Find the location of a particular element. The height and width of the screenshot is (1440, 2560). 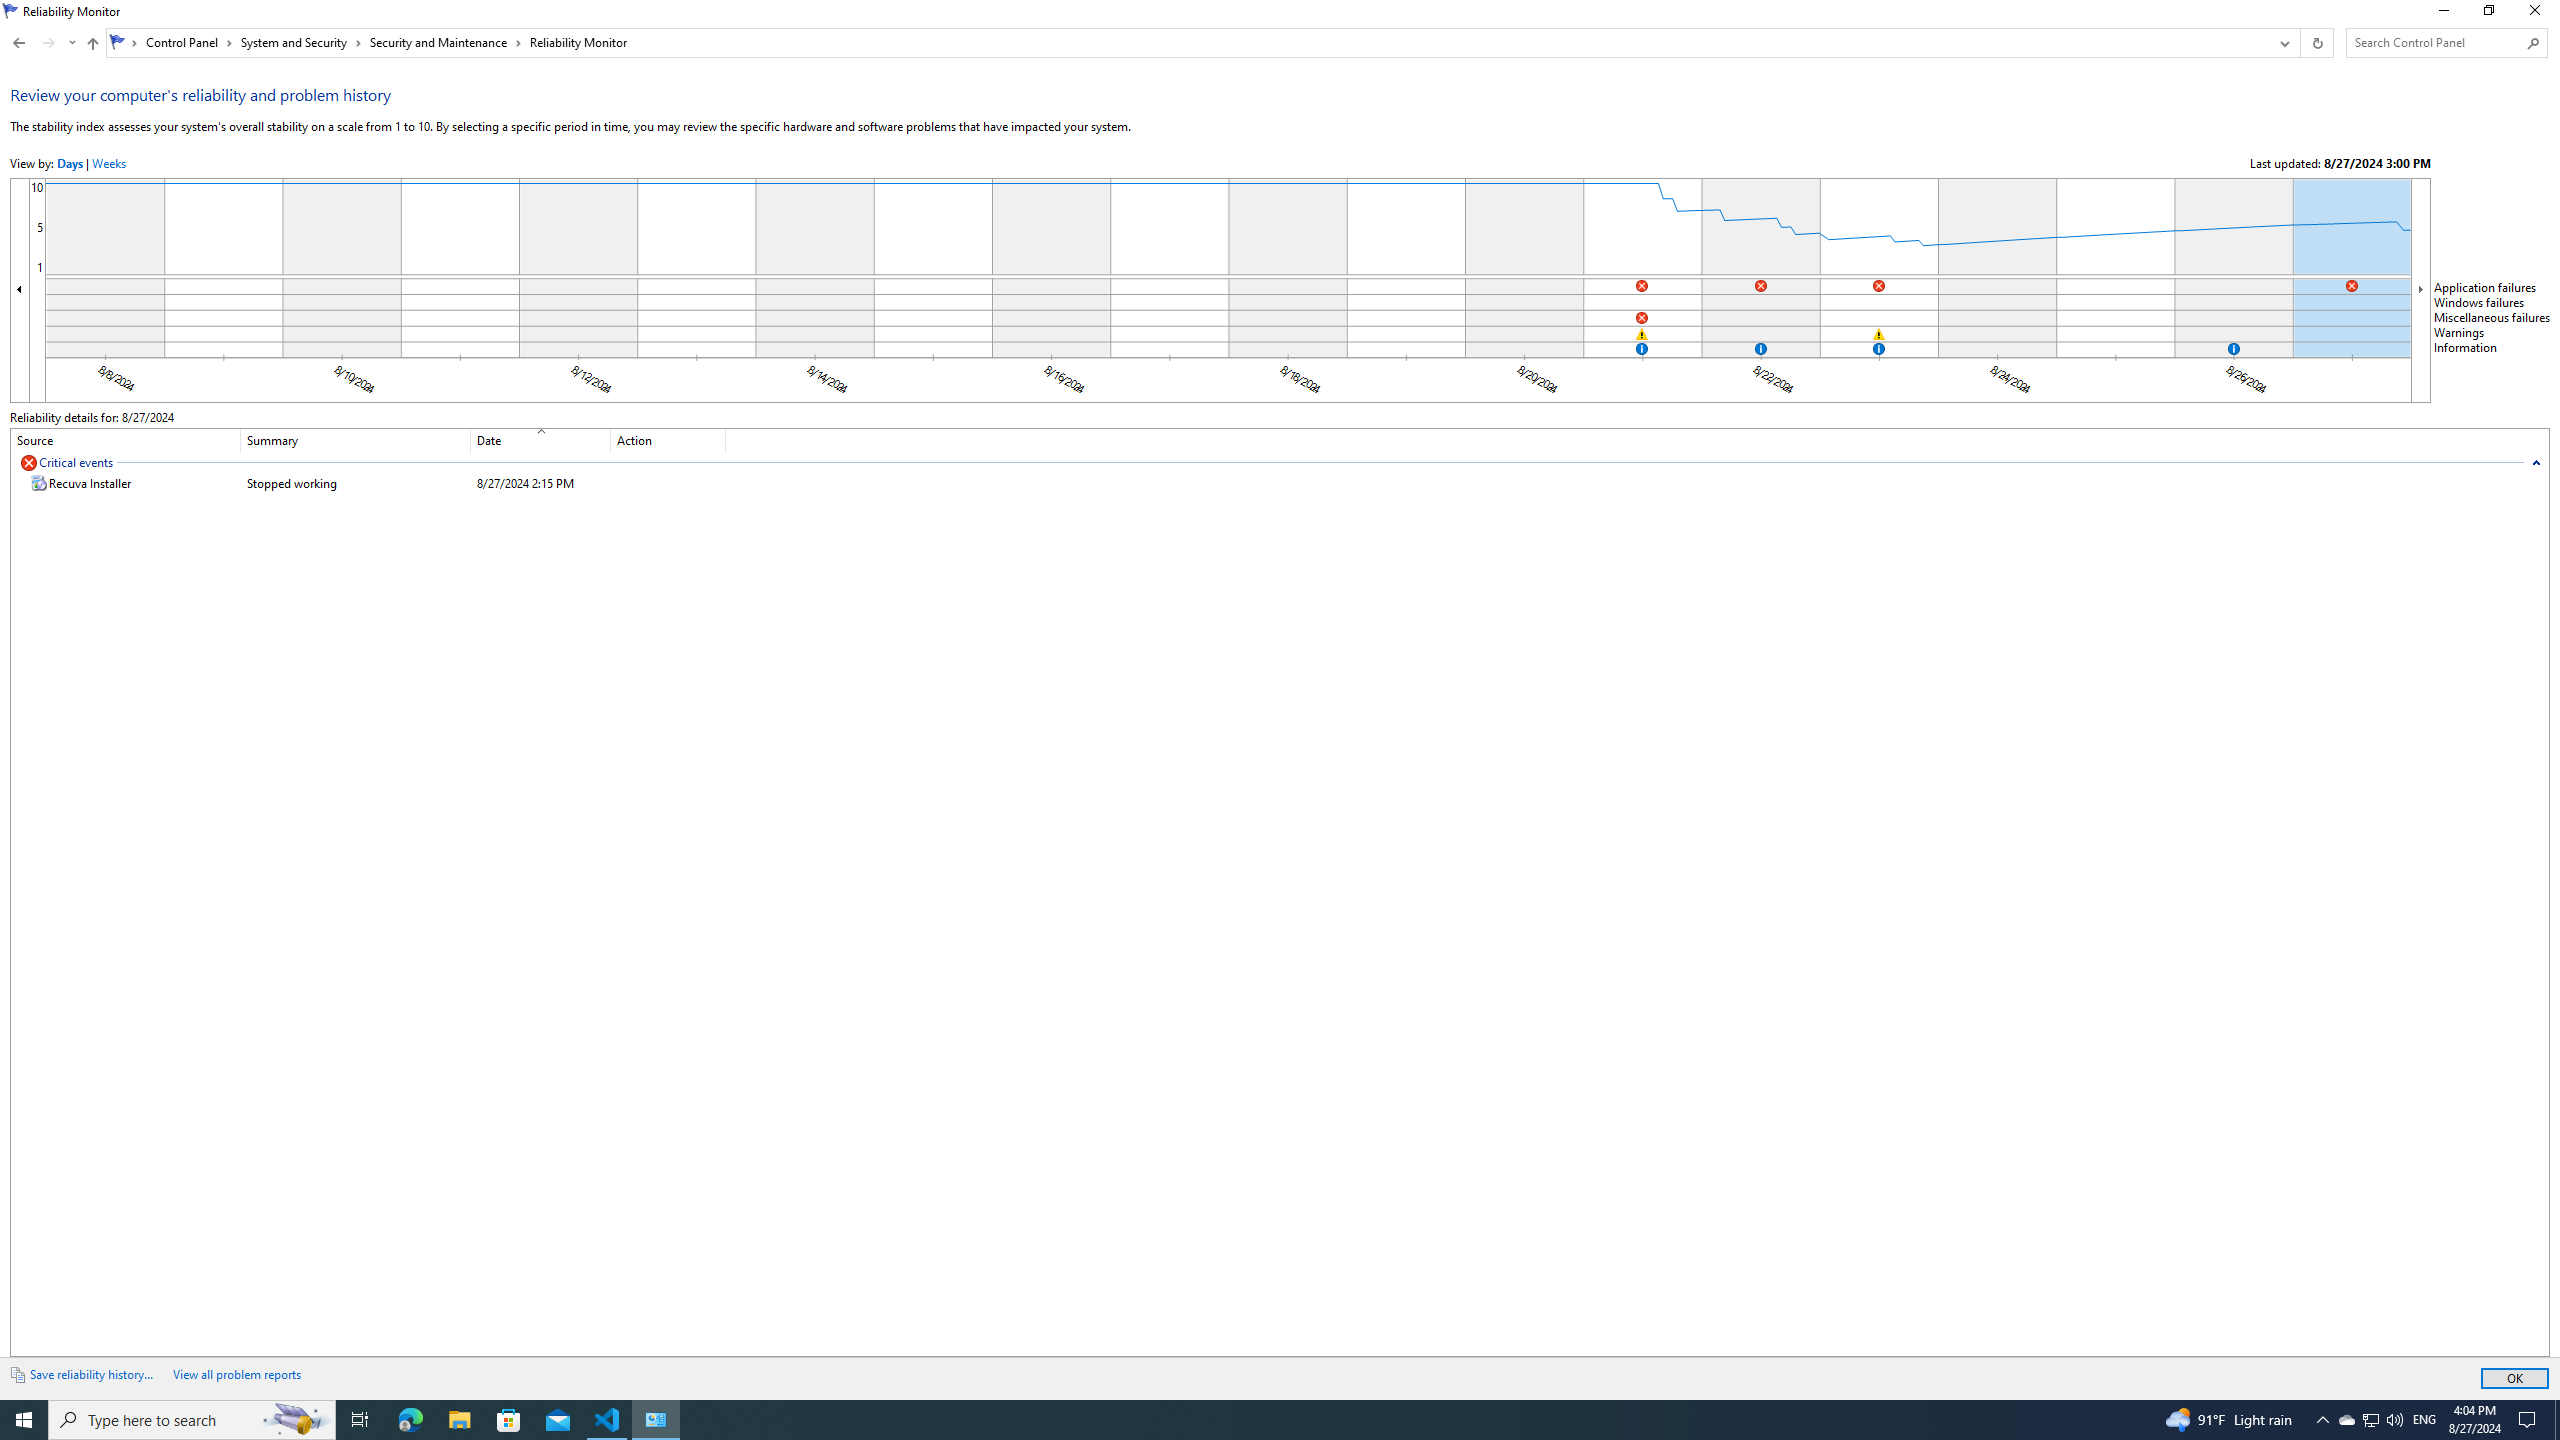

'Previous Locations' is located at coordinates (2282, 42).